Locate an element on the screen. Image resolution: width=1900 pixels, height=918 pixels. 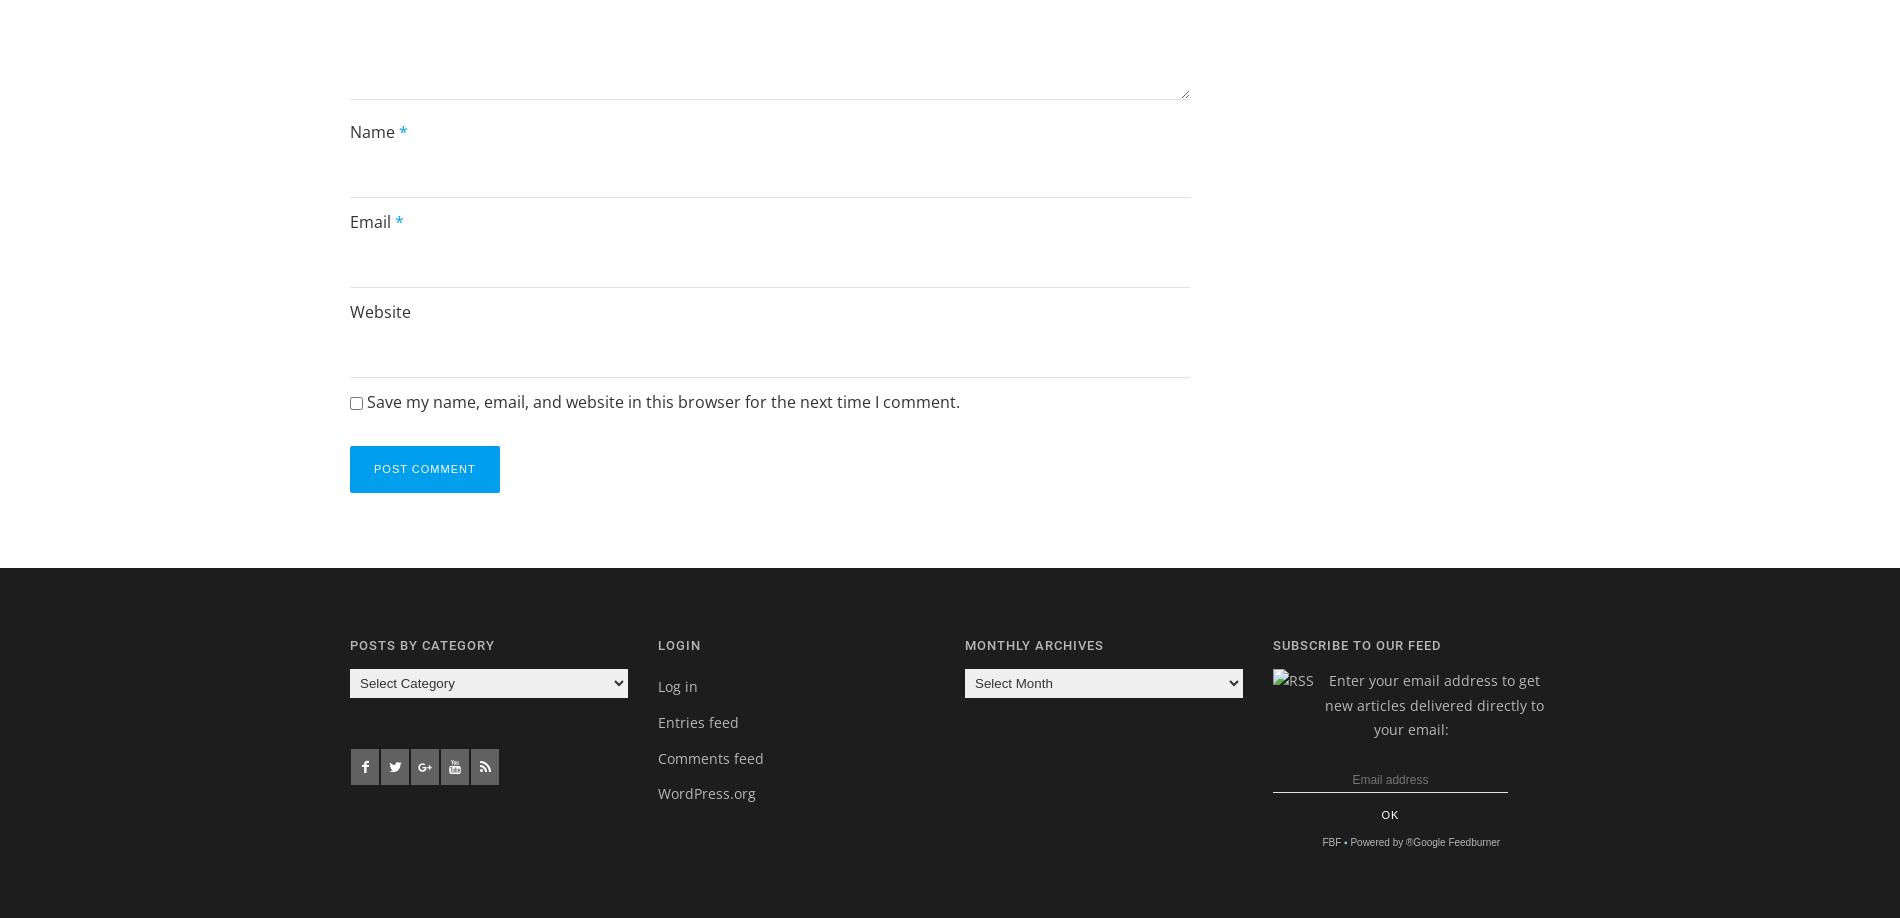
'Powered by ®Google Feedburner' is located at coordinates (1348, 842).